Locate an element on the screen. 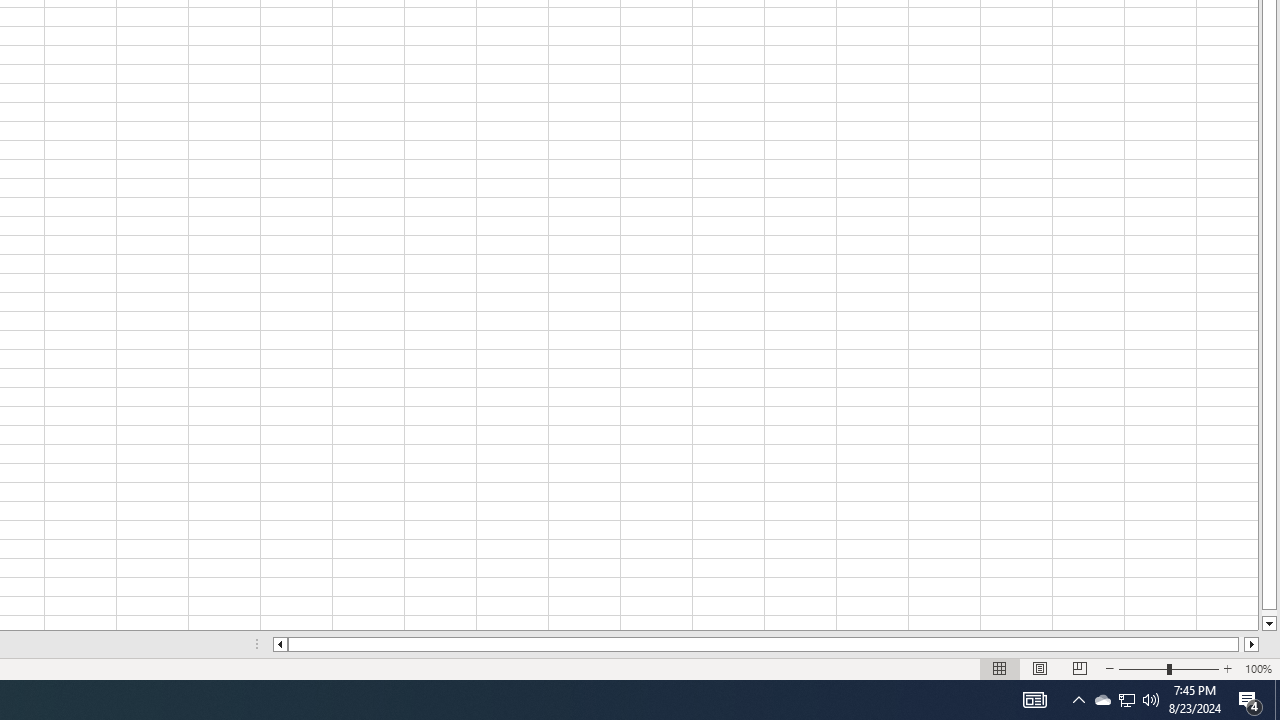 This screenshot has height=720, width=1280. 'Zoom In' is located at coordinates (1226, 669).